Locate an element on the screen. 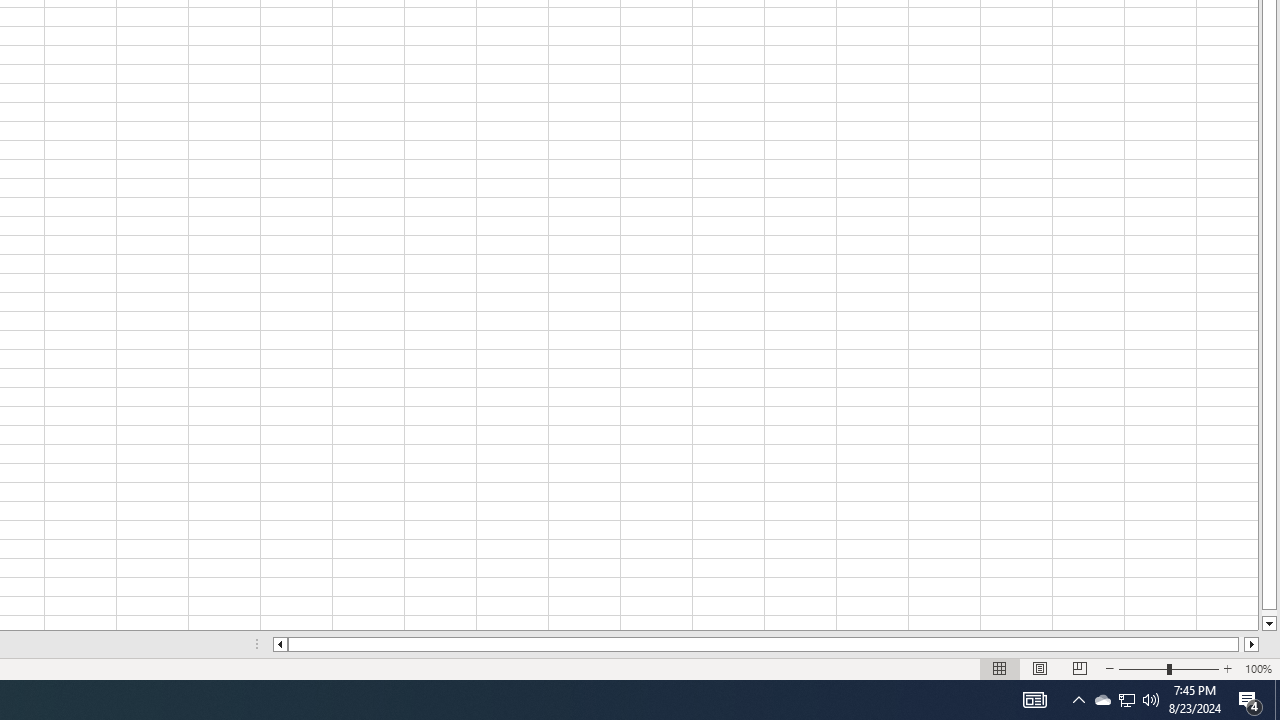 This screenshot has height=720, width=1280. 'Zoom In' is located at coordinates (1226, 669).